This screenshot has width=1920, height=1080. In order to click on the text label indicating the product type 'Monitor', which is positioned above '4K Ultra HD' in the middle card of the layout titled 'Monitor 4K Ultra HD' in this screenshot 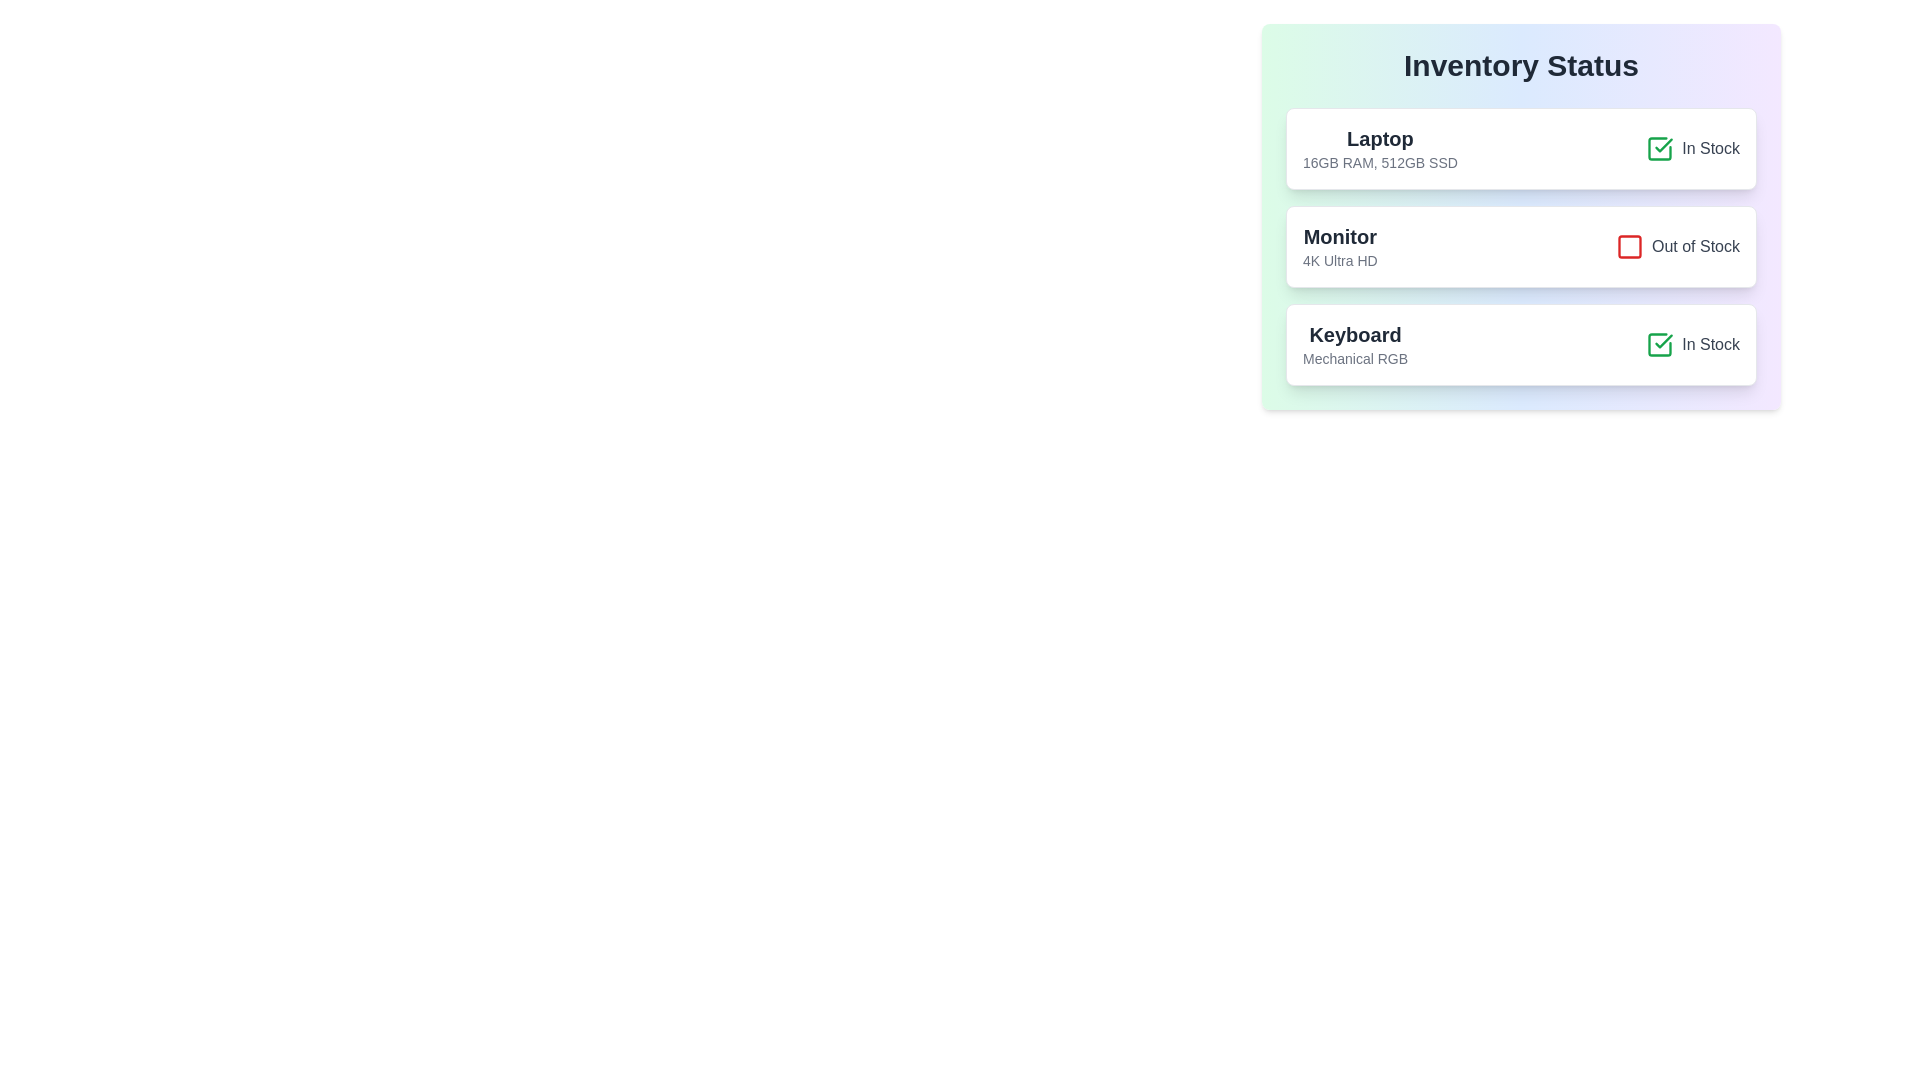, I will do `click(1340, 235)`.